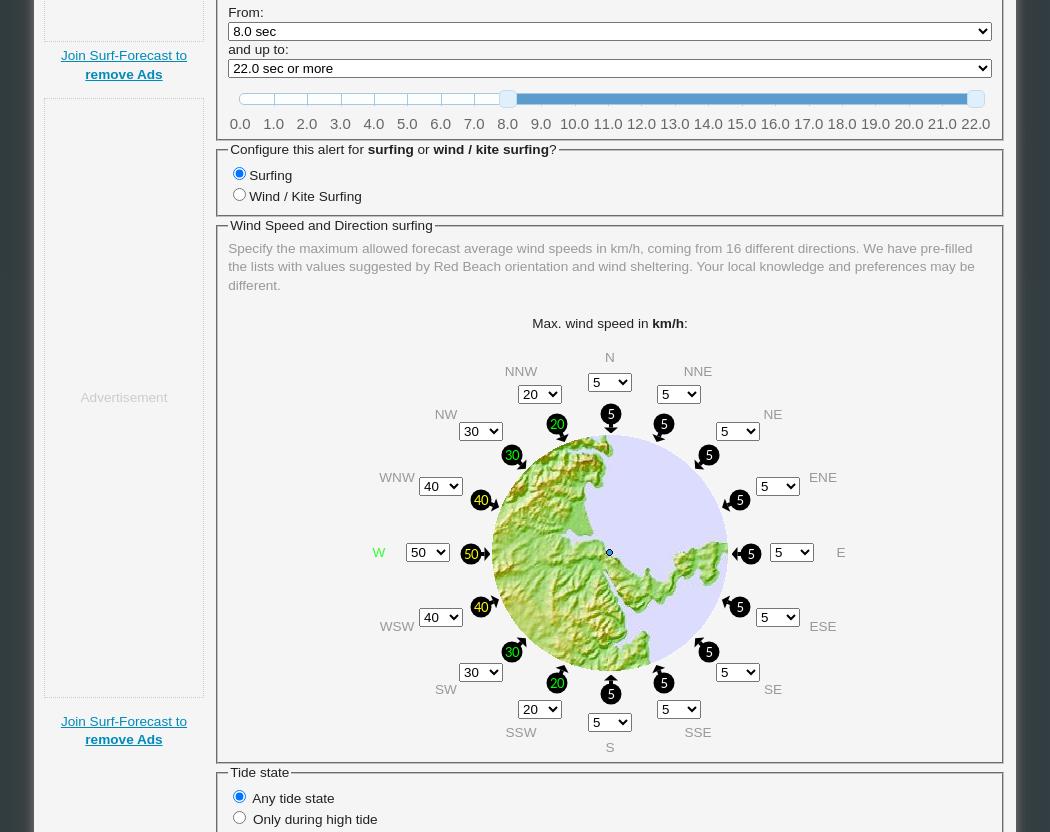 The width and height of the screenshot is (1050, 832). Describe the element at coordinates (667, 323) in the screenshot. I see `'km/h'` at that location.